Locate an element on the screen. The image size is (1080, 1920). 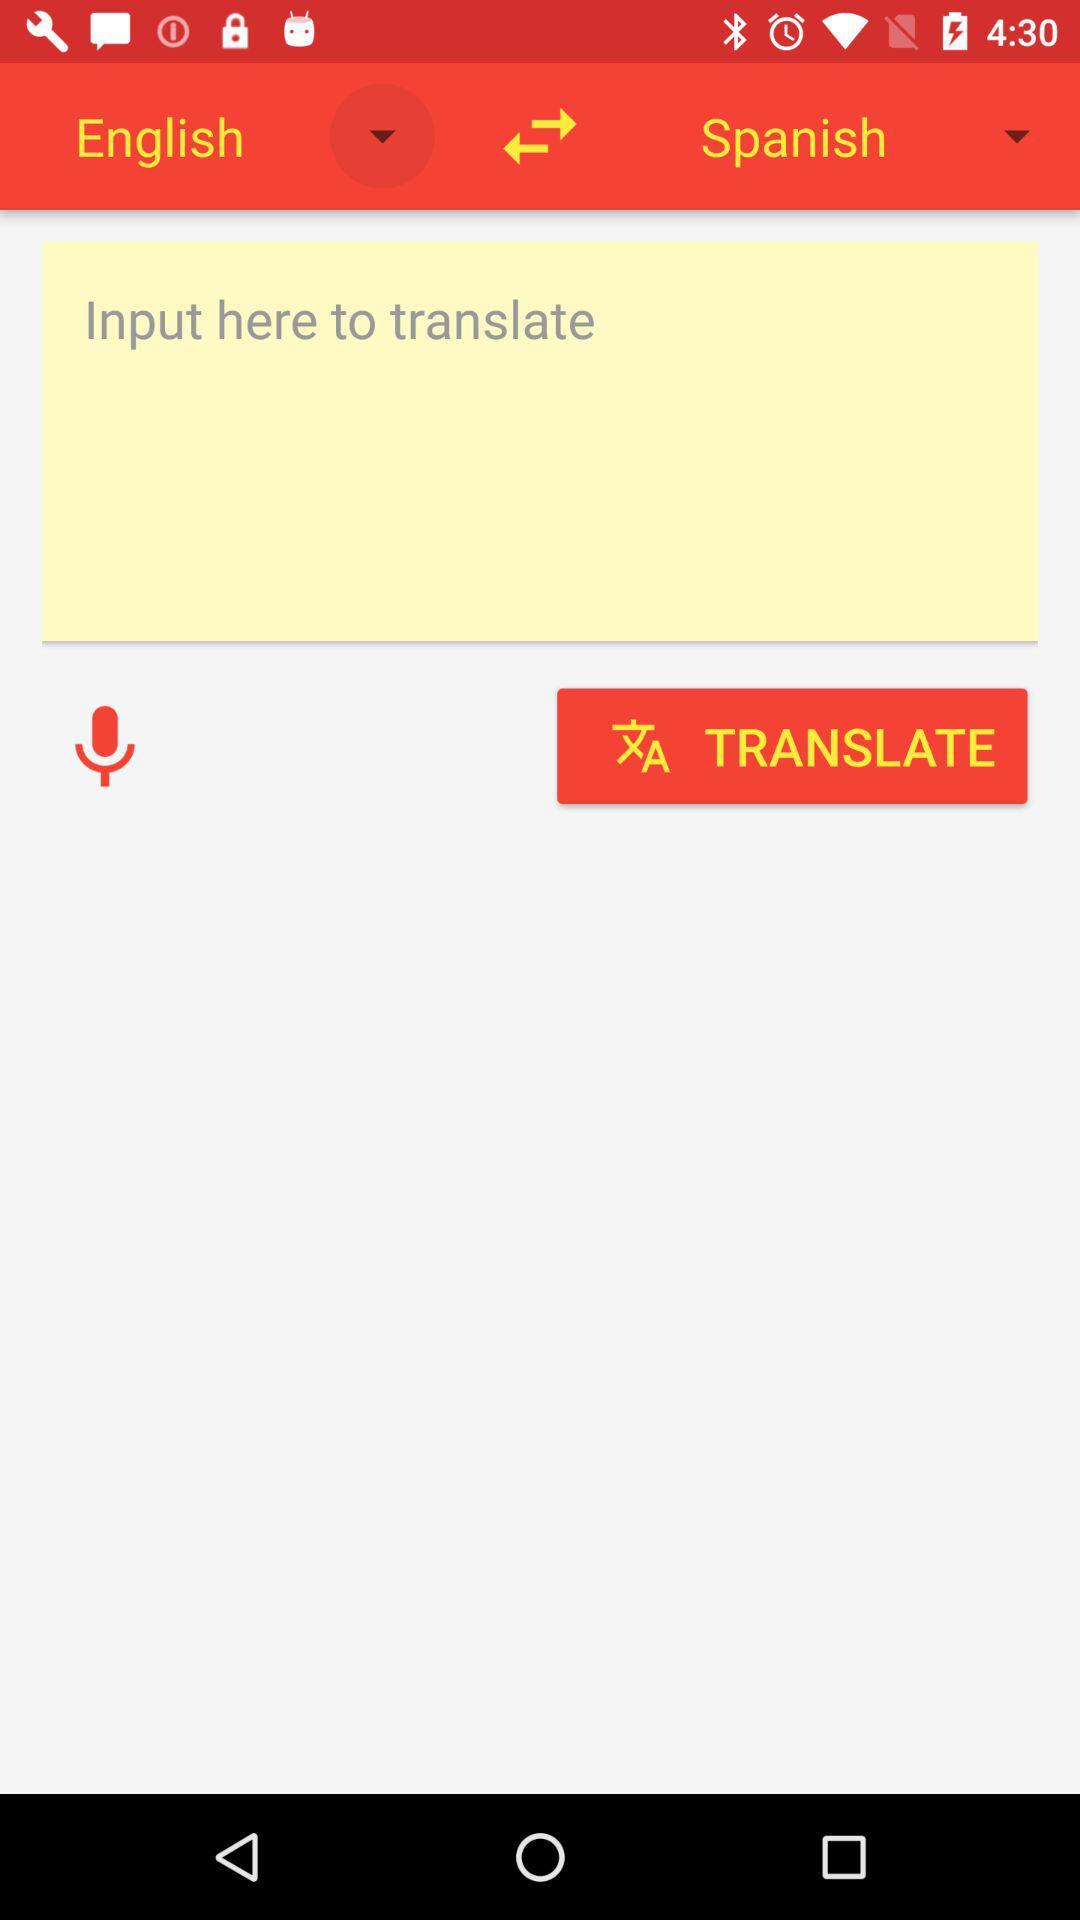
microphone button is located at coordinates (104, 745).